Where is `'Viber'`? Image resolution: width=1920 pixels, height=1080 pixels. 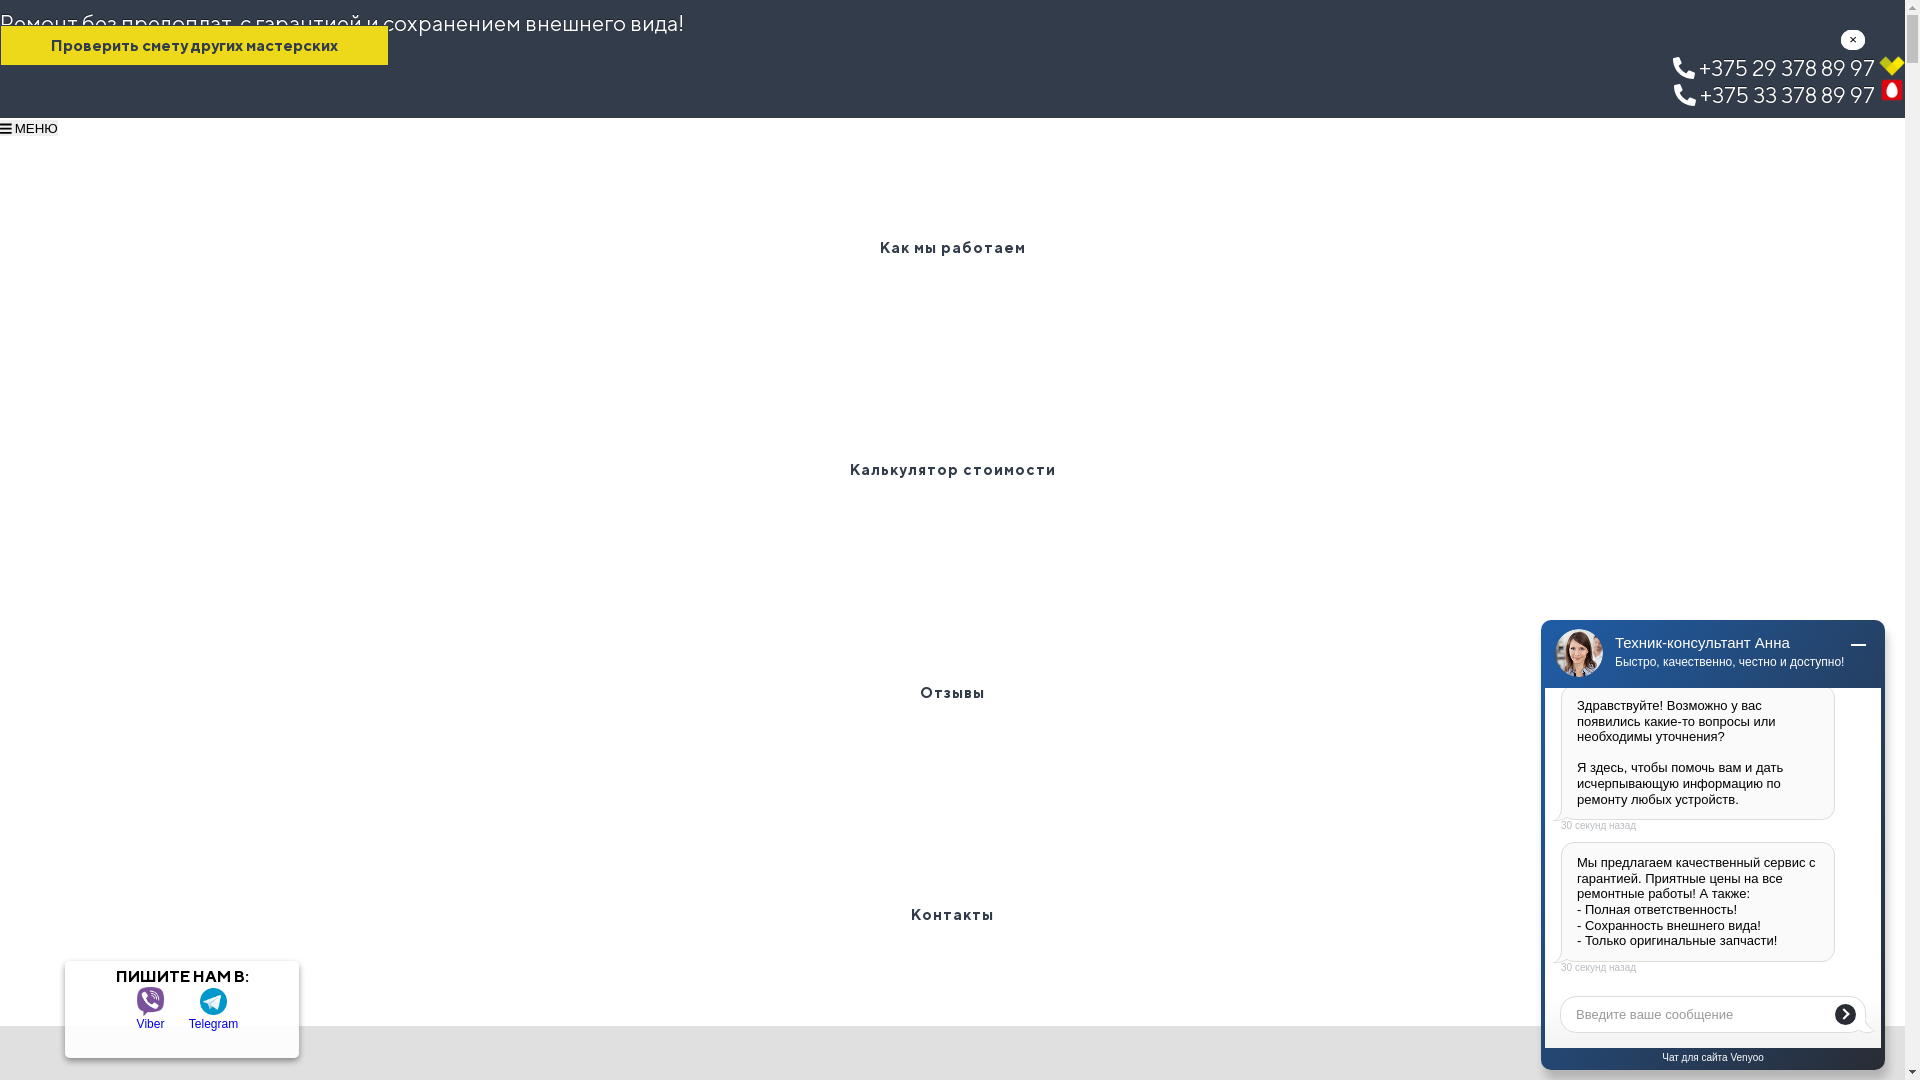 'Viber' is located at coordinates (148, 1001).